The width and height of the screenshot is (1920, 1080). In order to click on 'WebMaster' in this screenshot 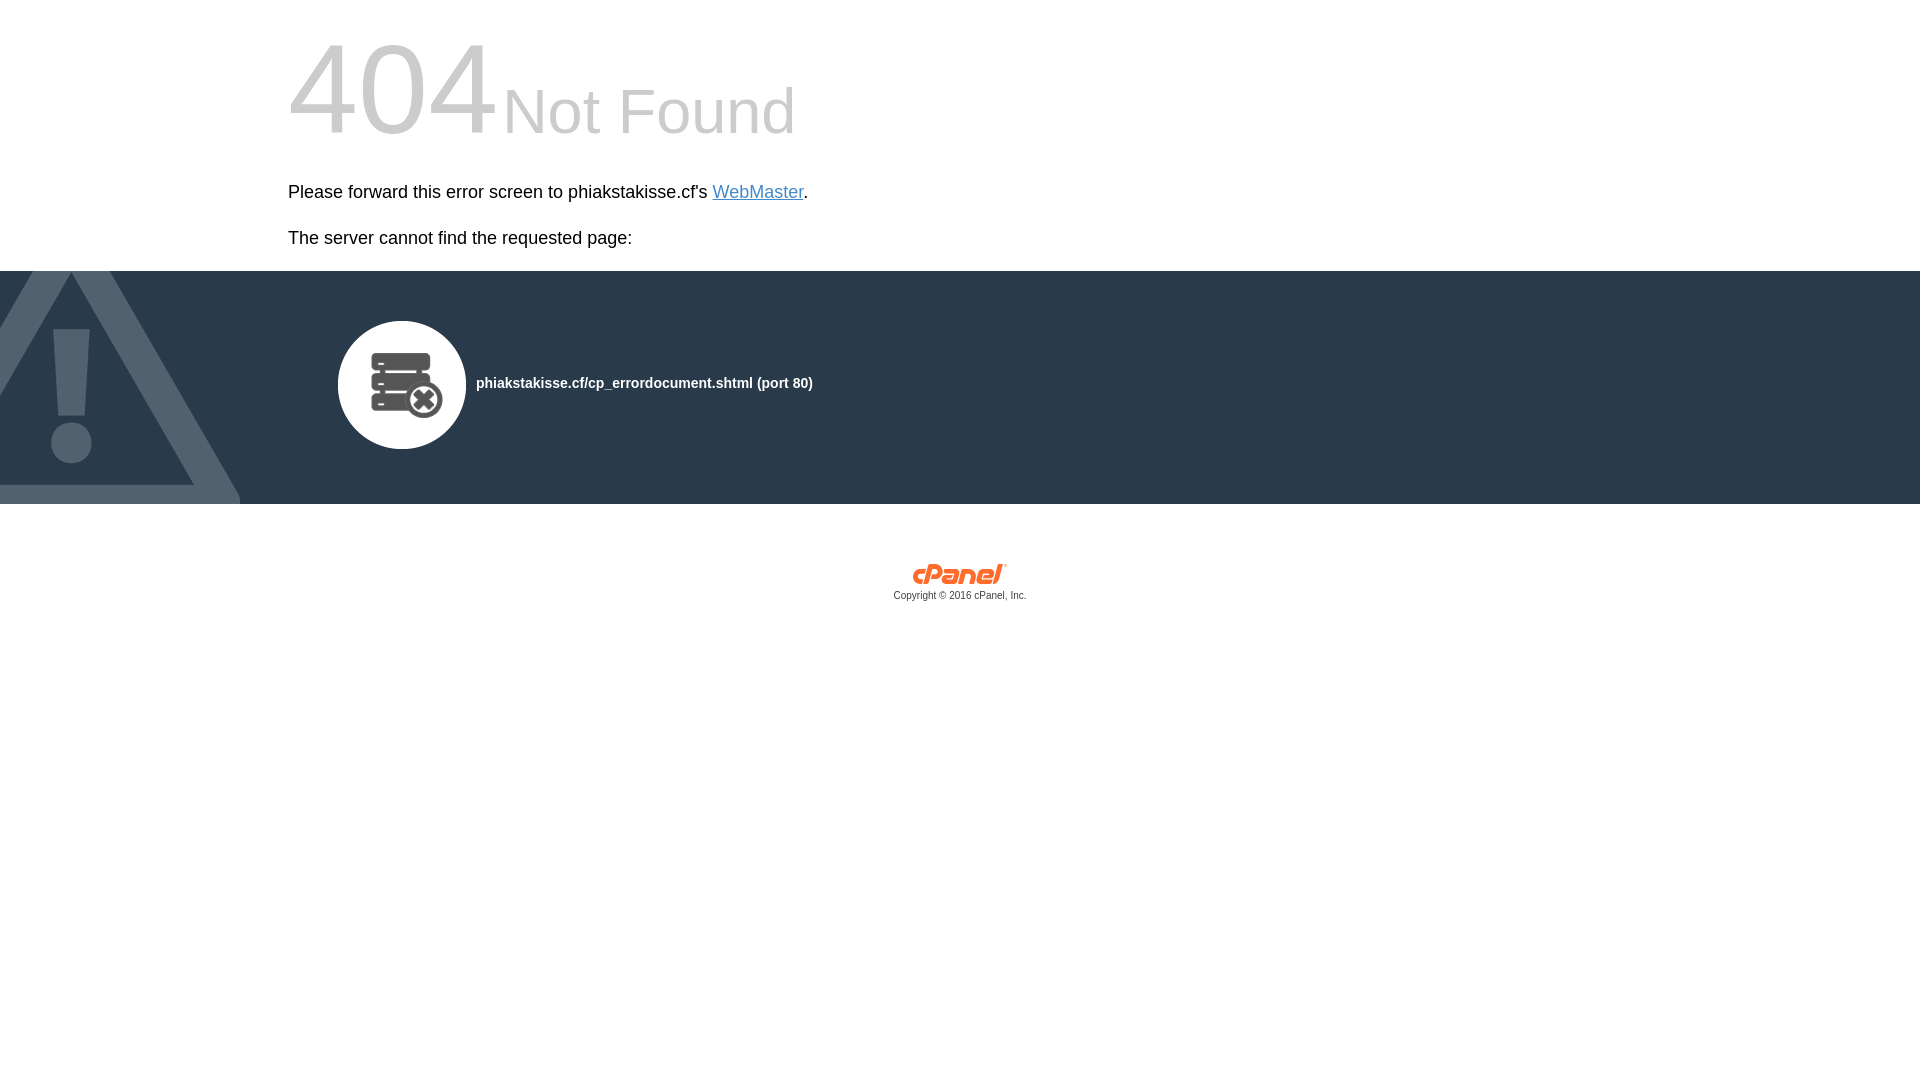, I will do `click(713, 192)`.